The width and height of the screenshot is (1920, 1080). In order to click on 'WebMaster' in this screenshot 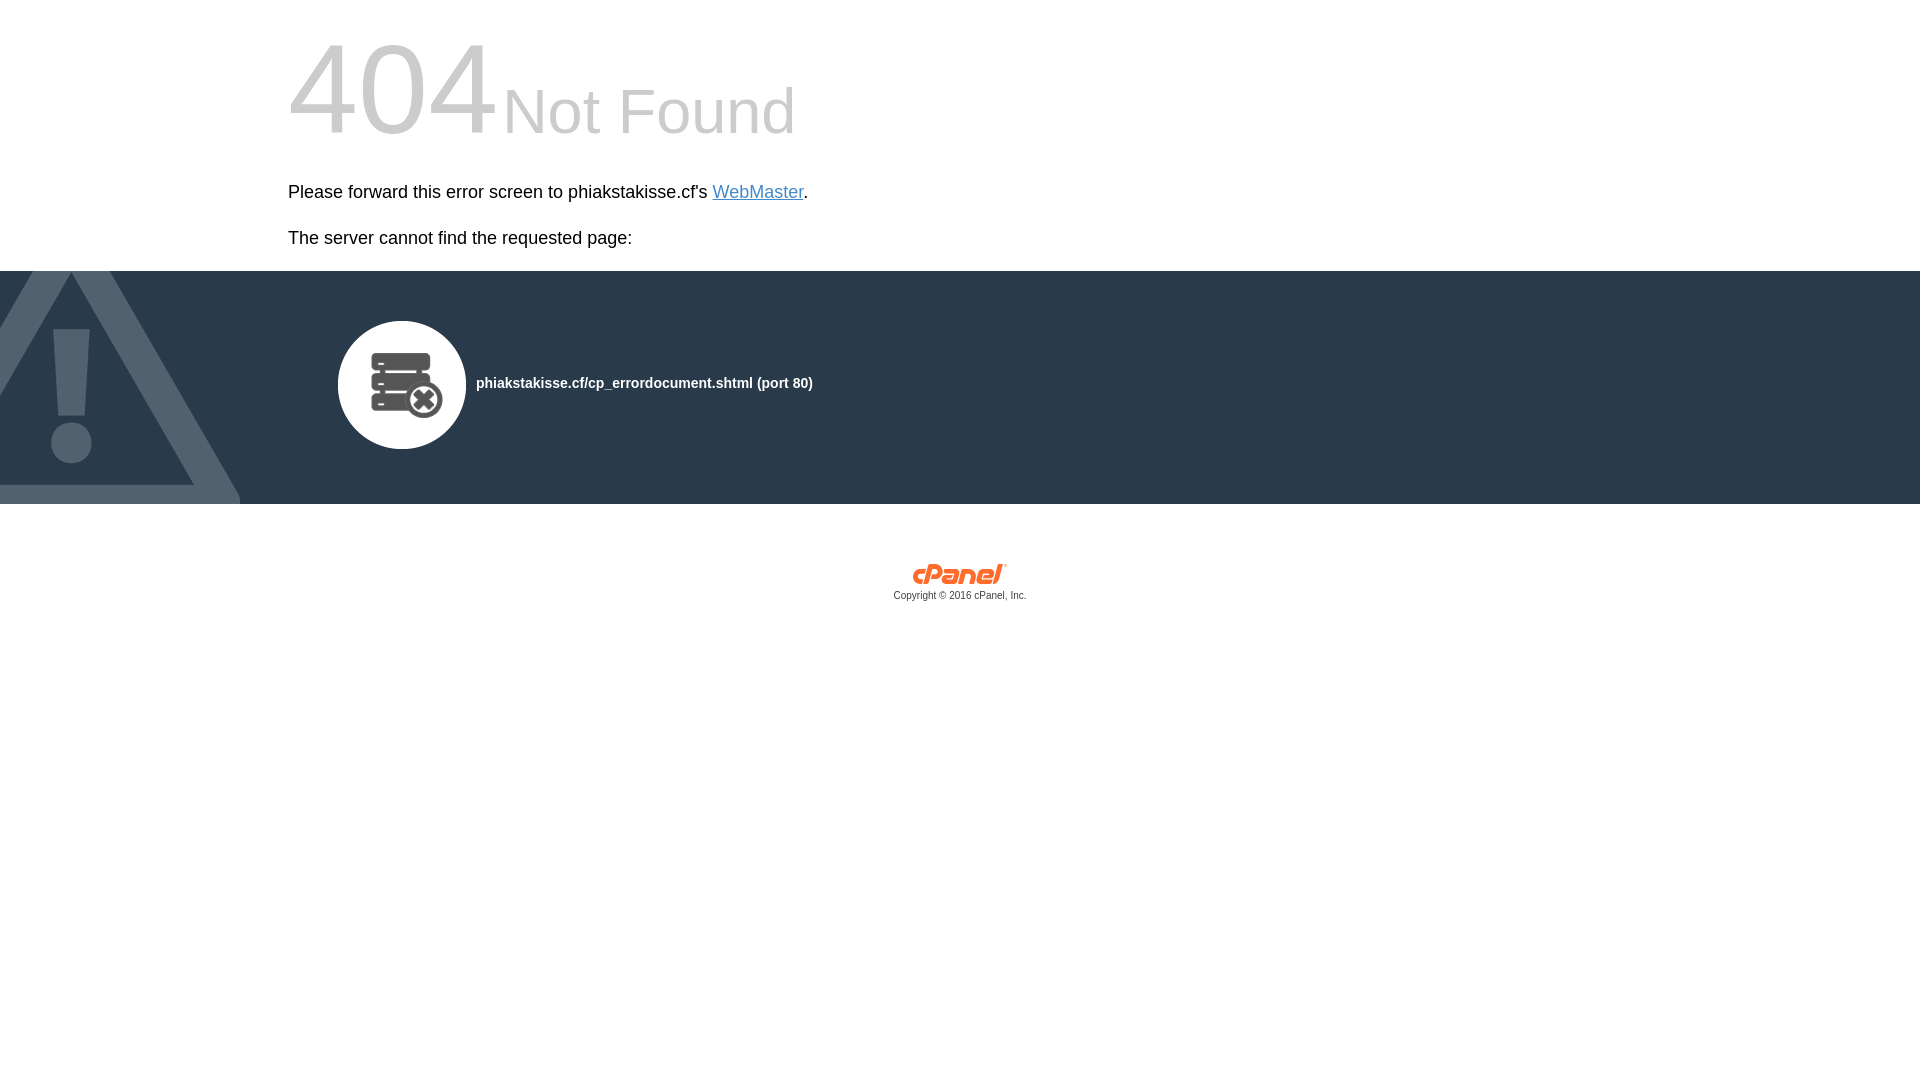, I will do `click(713, 192)`.